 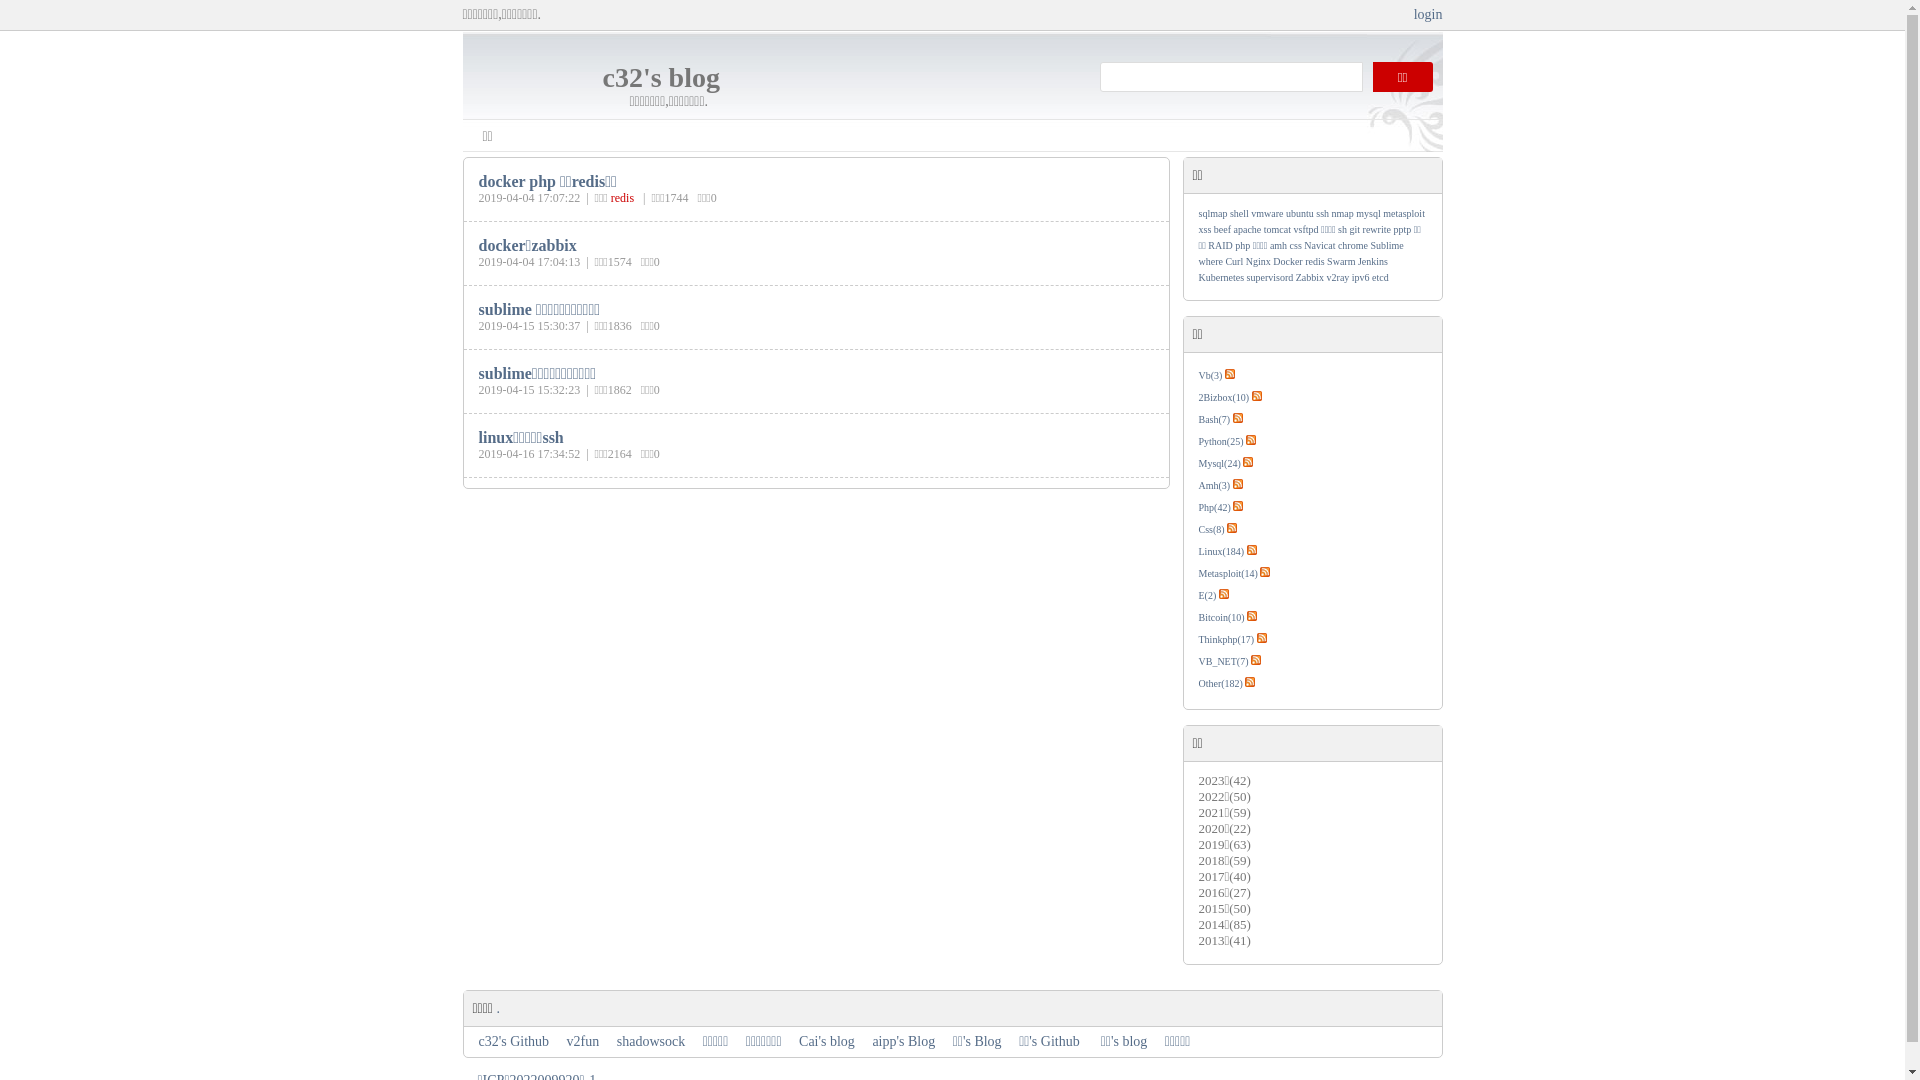 What do you see at coordinates (621, 197) in the screenshot?
I see `'redis'` at bounding box center [621, 197].